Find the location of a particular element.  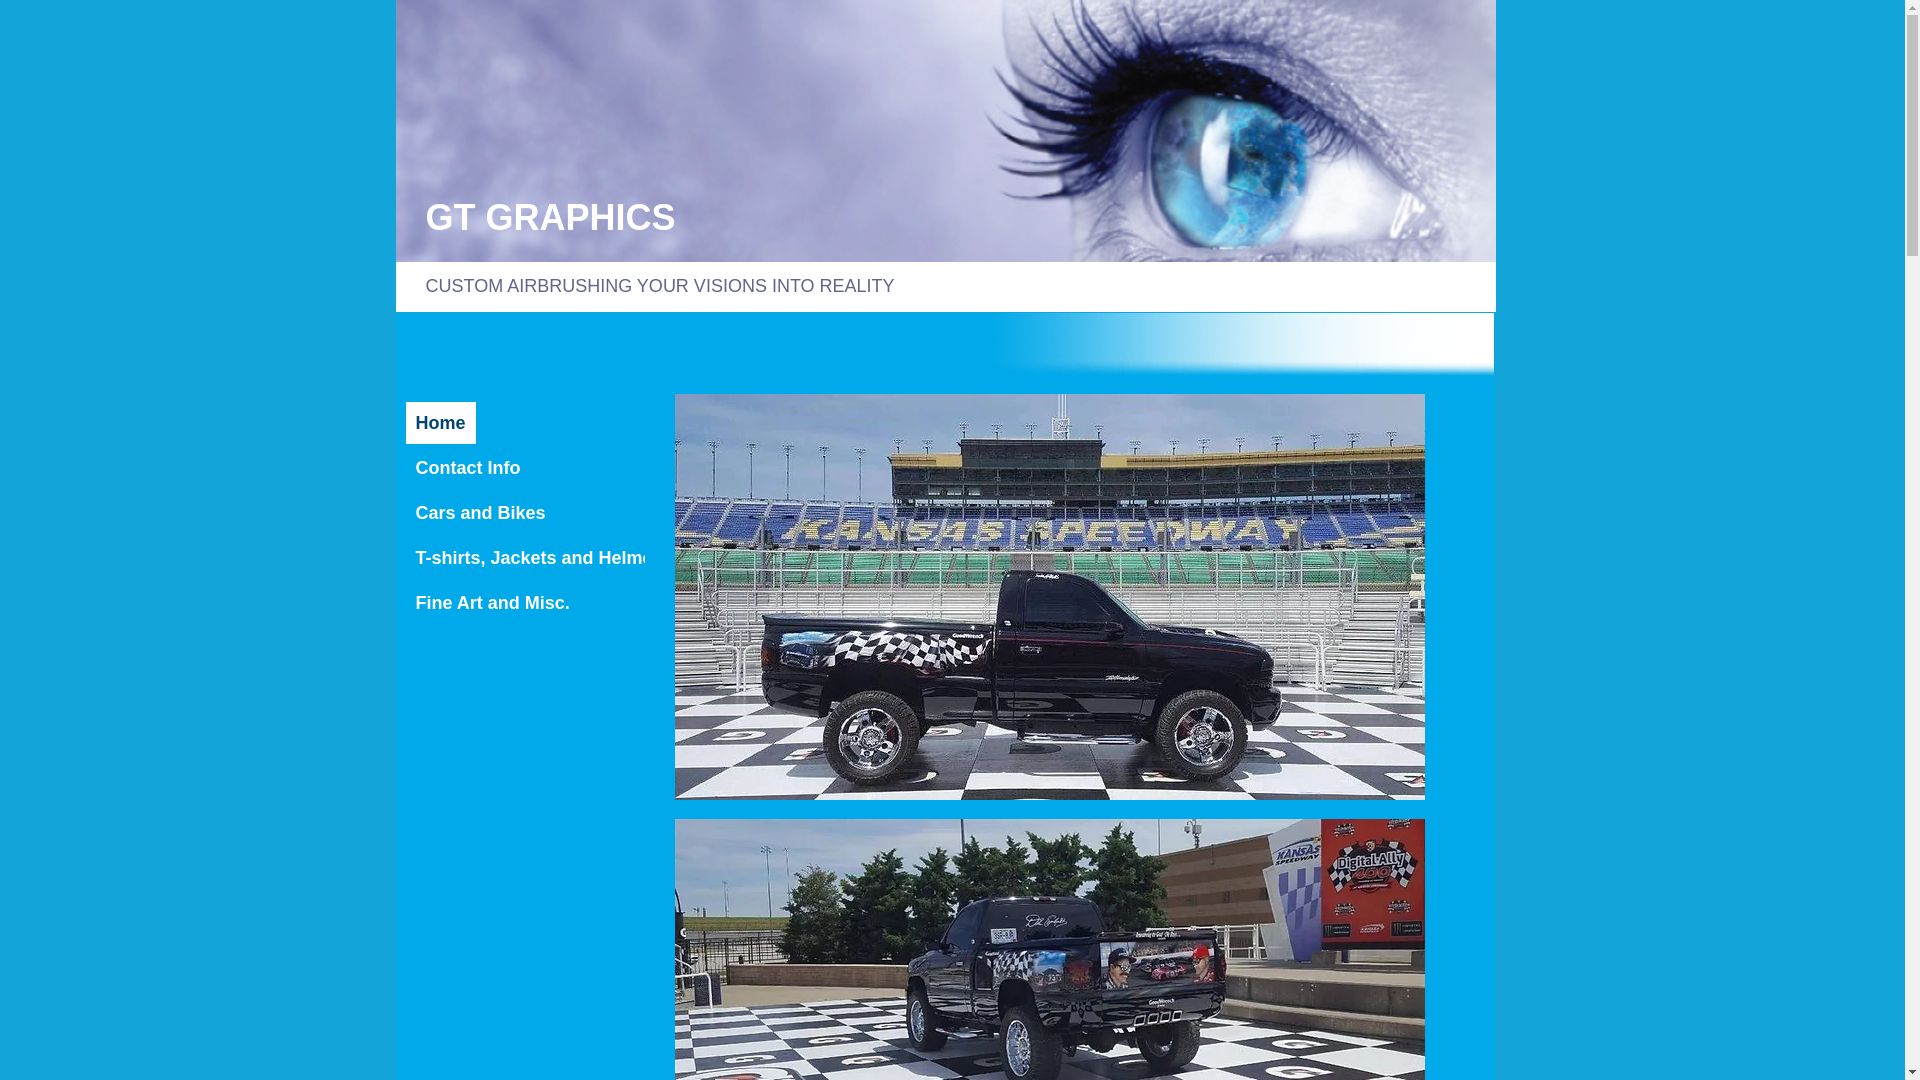

'Fine Art and Misc.' is located at coordinates (493, 601).